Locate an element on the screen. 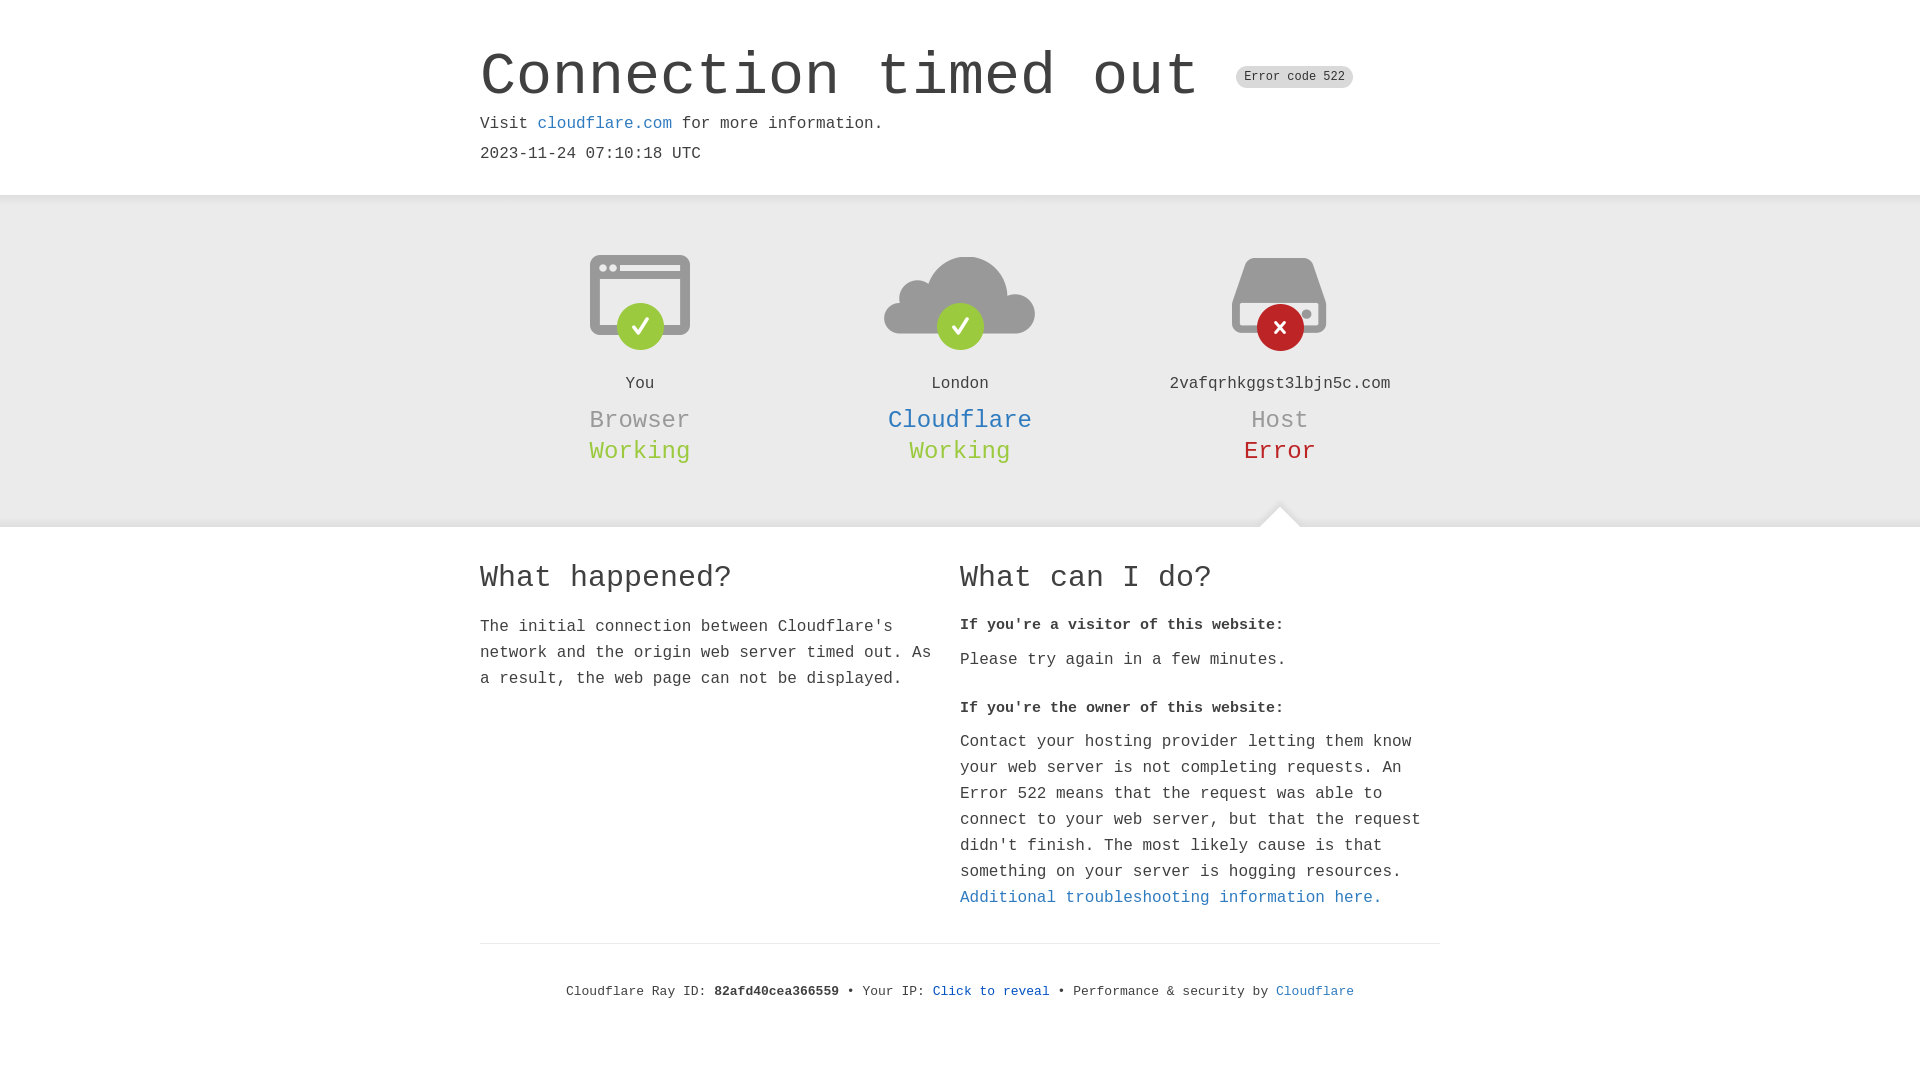 The image size is (1920, 1080). 'Additional troubleshooting information here.' is located at coordinates (1171, 897).